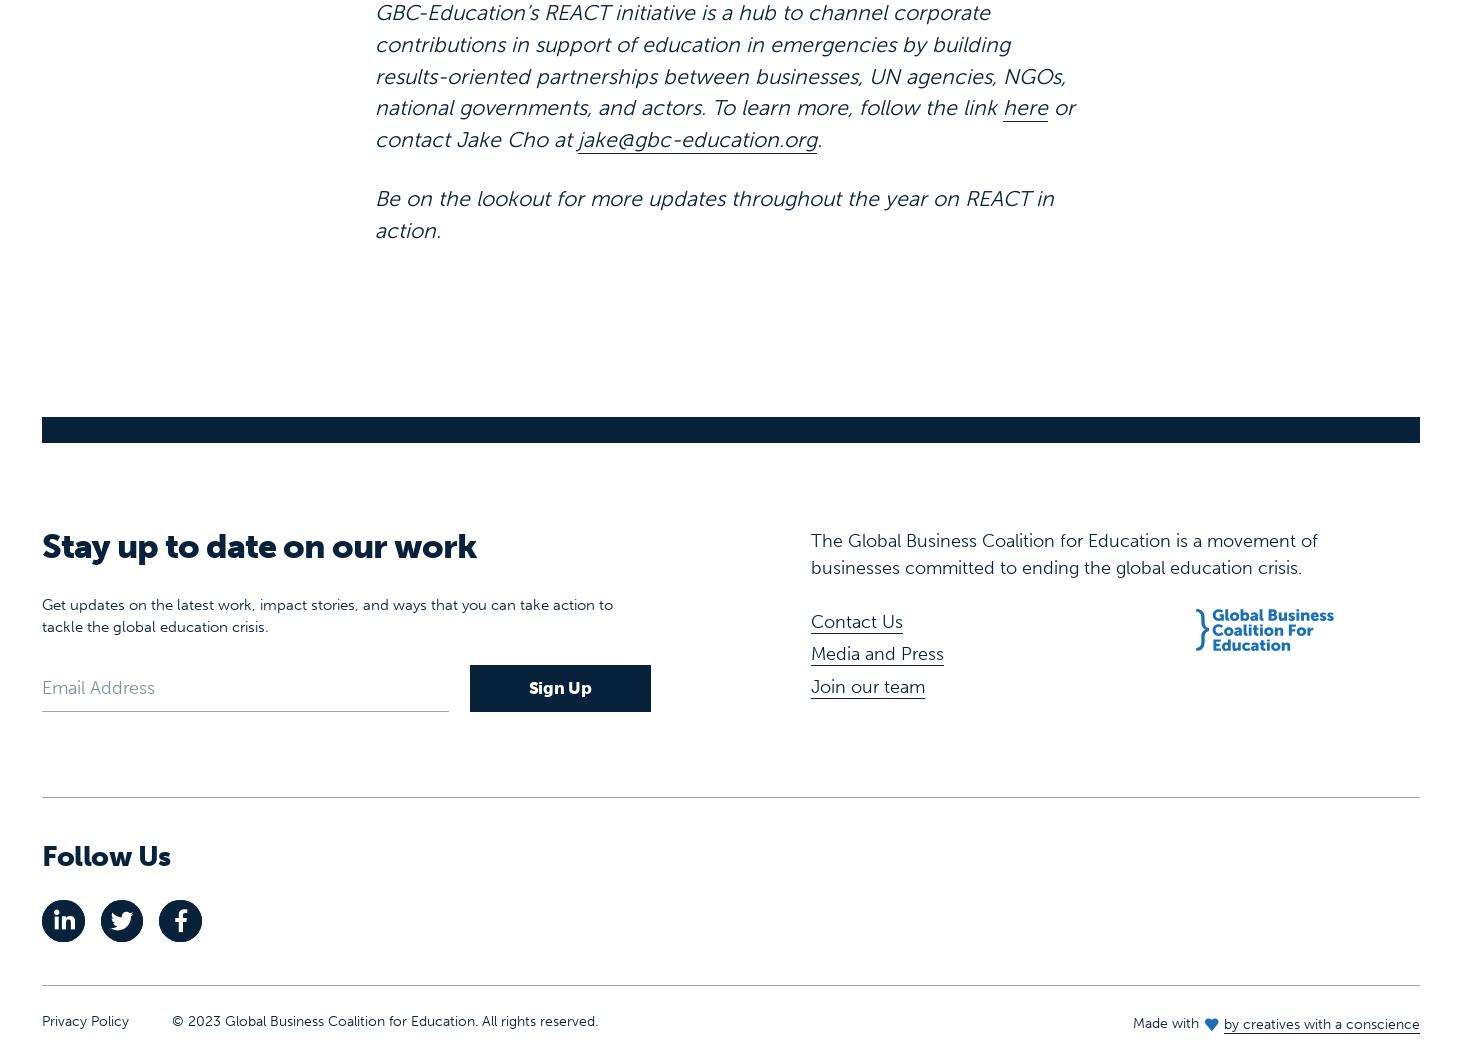  What do you see at coordinates (818, 75) in the screenshot?
I see `'.'` at bounding box center [818, 75].